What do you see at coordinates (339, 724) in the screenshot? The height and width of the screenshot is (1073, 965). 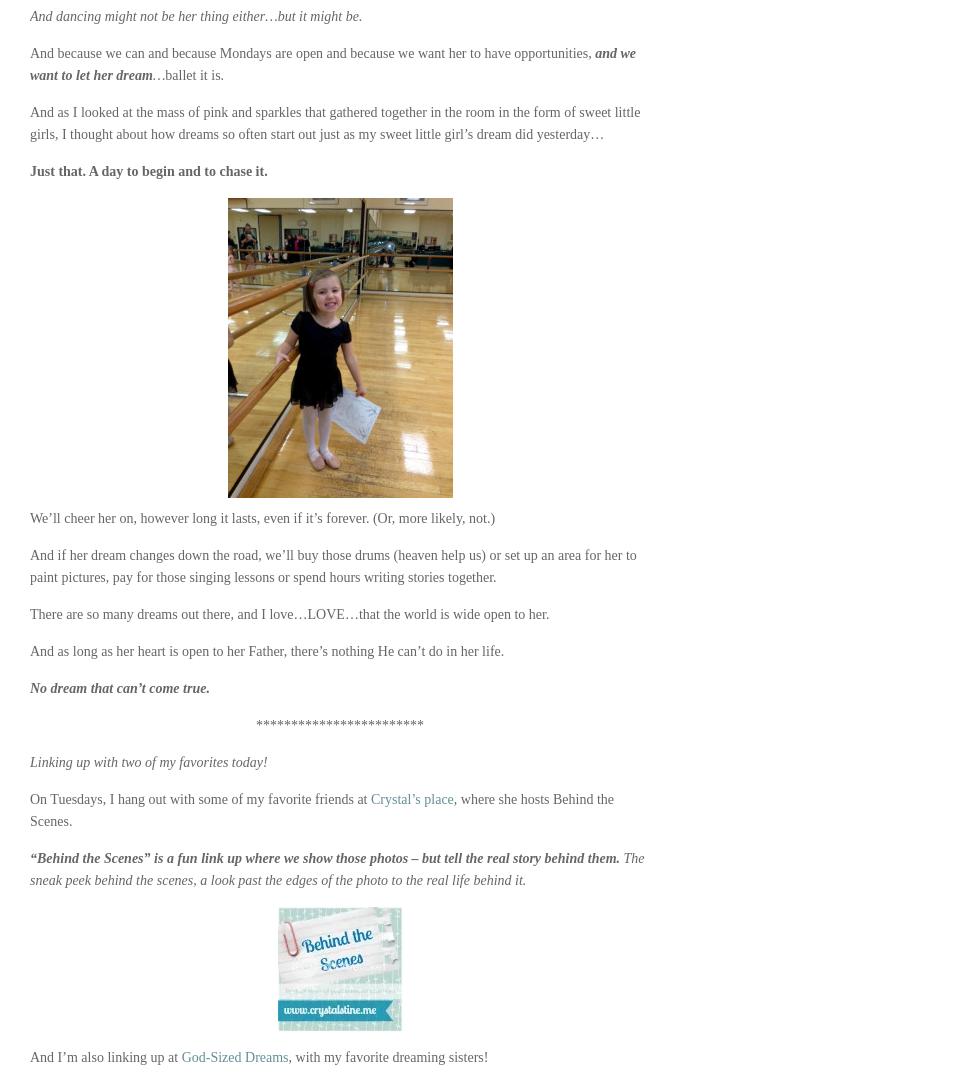 I see `'************************'` at bounding box center [339, 724].